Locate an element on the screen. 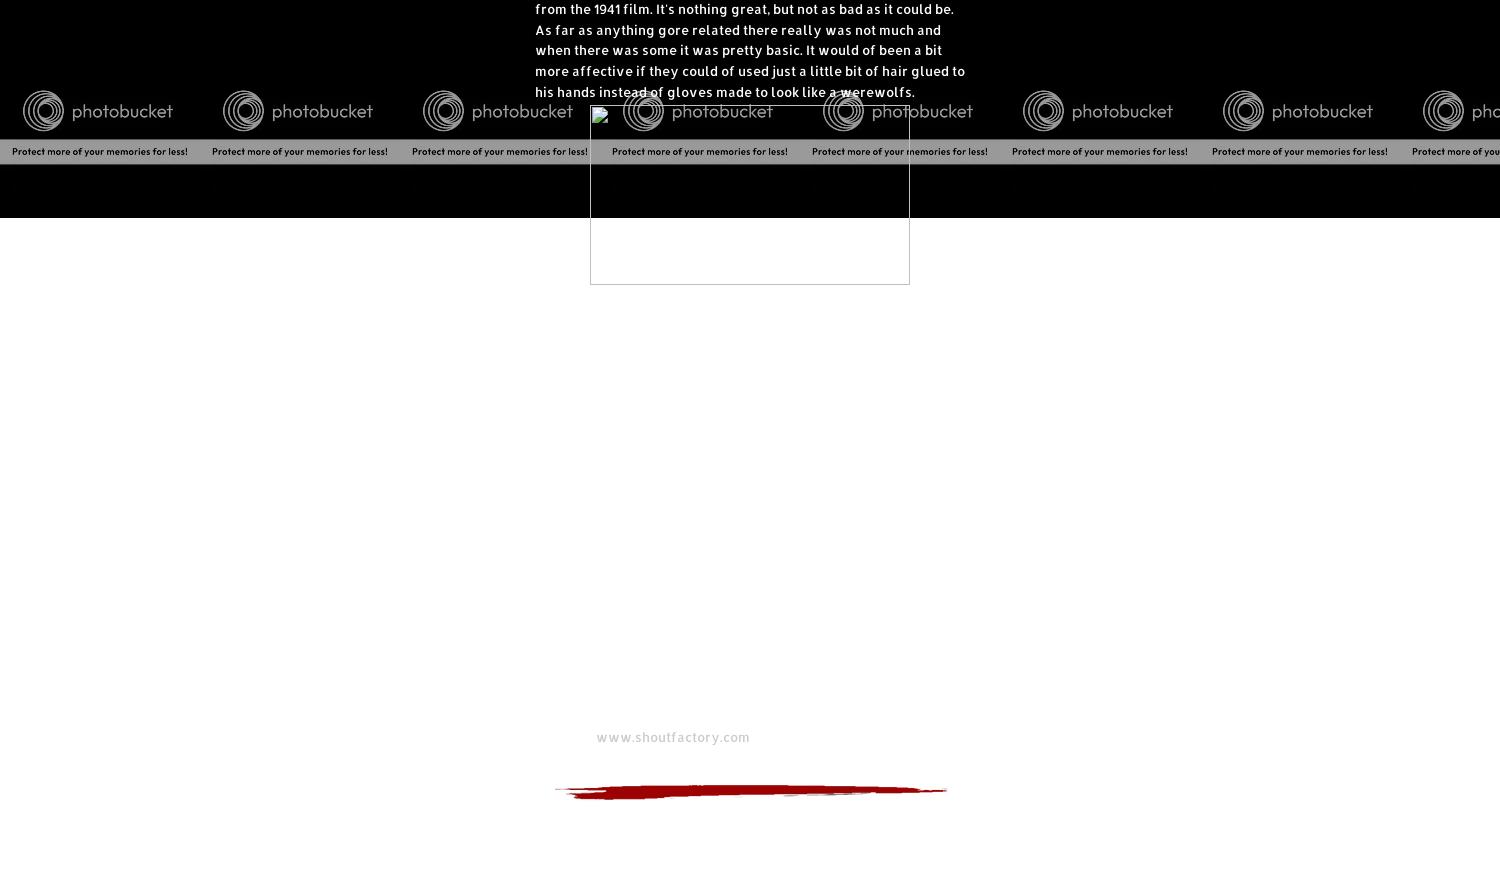 The image size is (1500, 891). 'Region Code: Region A' is located at coordinates (606, 693).